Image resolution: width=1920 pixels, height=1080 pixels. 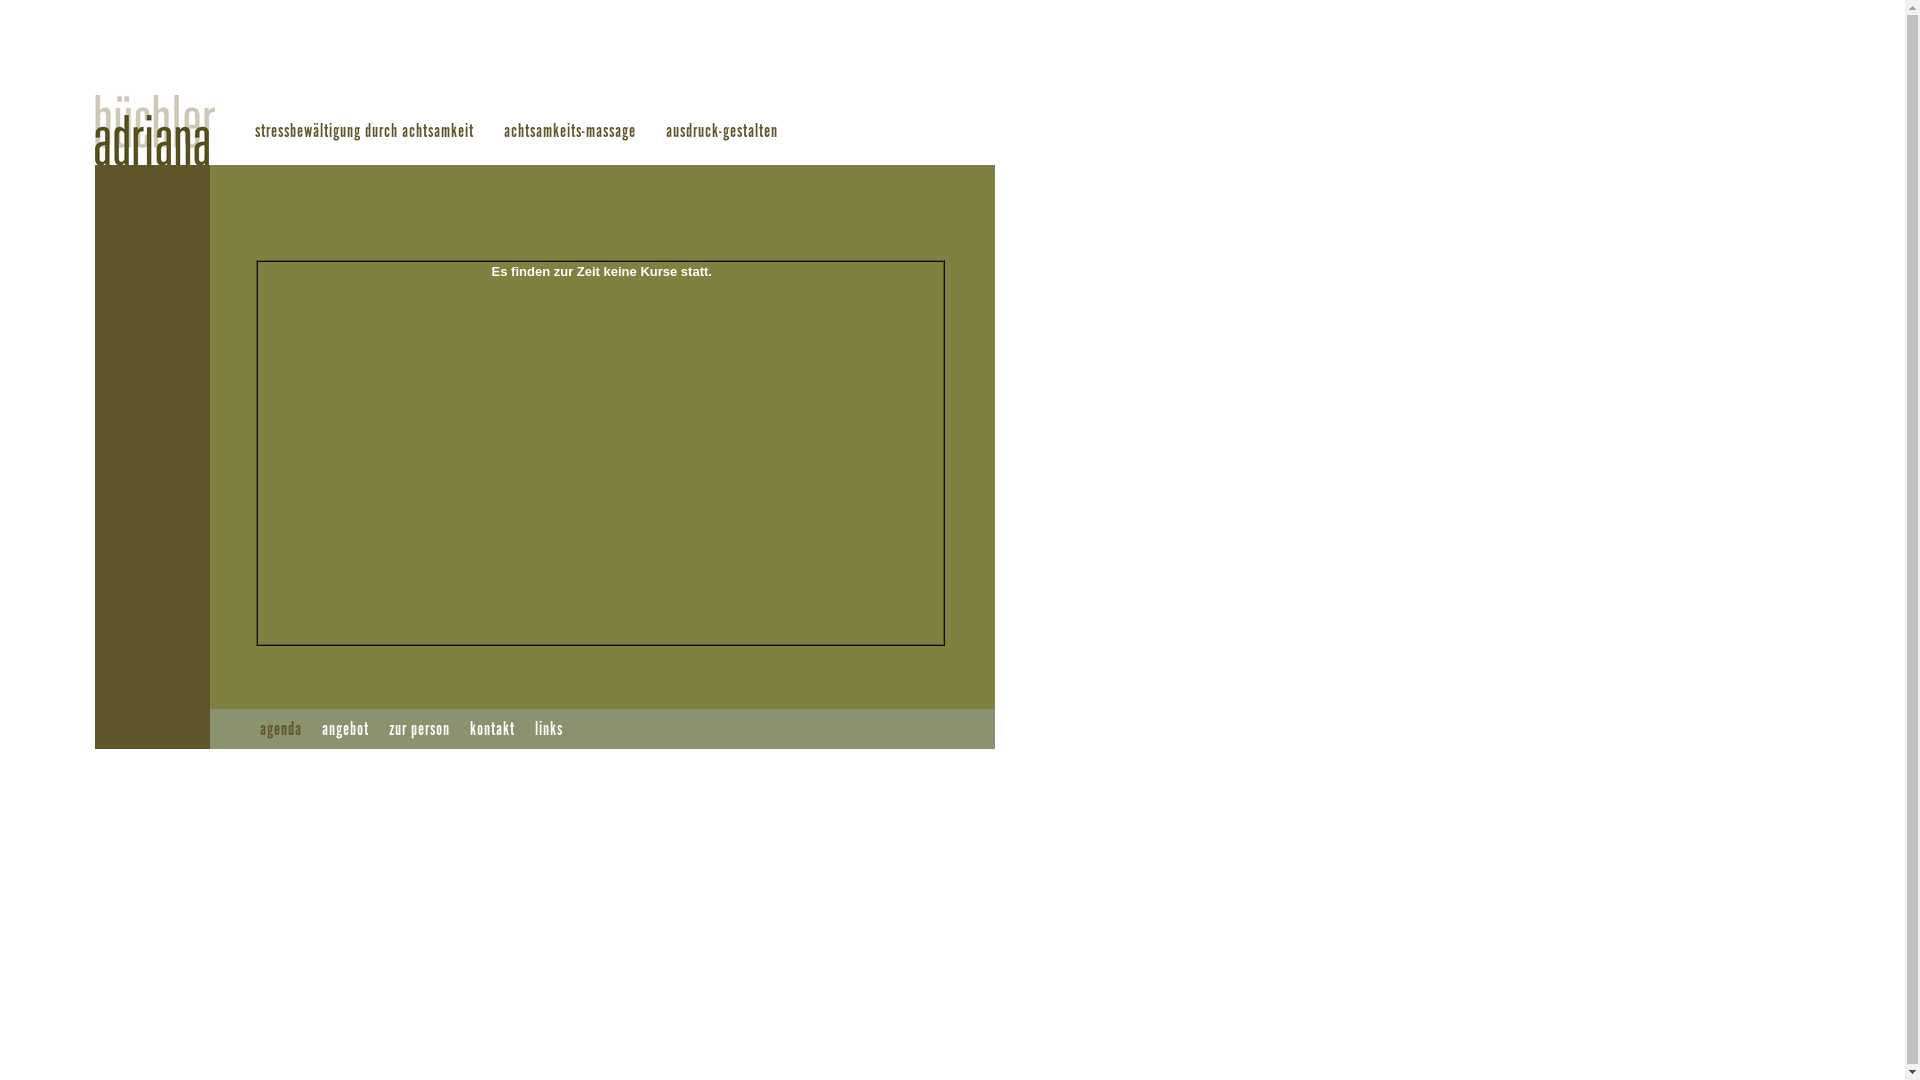 I want to click on 'angebot', so click(x=345, y=729).